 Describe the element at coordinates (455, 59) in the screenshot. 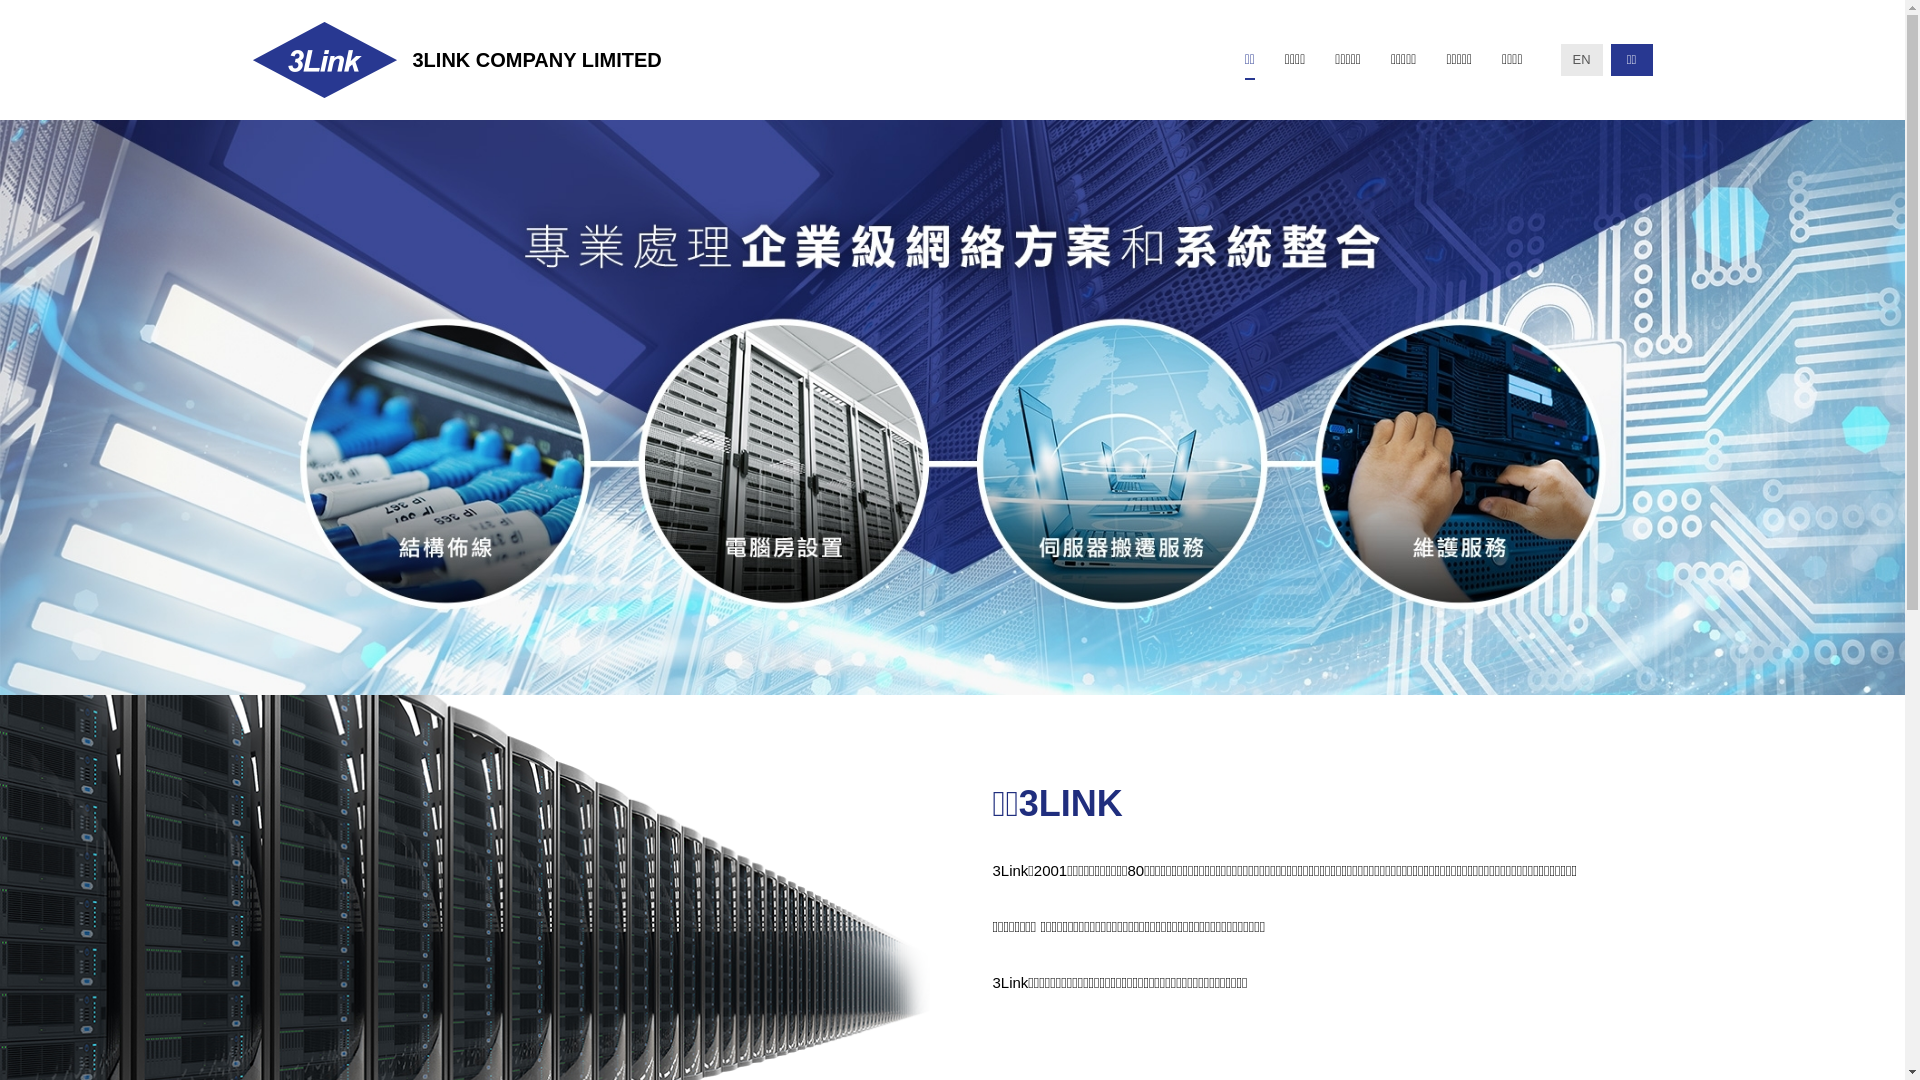

I see `'3LINK COMPANY LIMITED'` at that location.